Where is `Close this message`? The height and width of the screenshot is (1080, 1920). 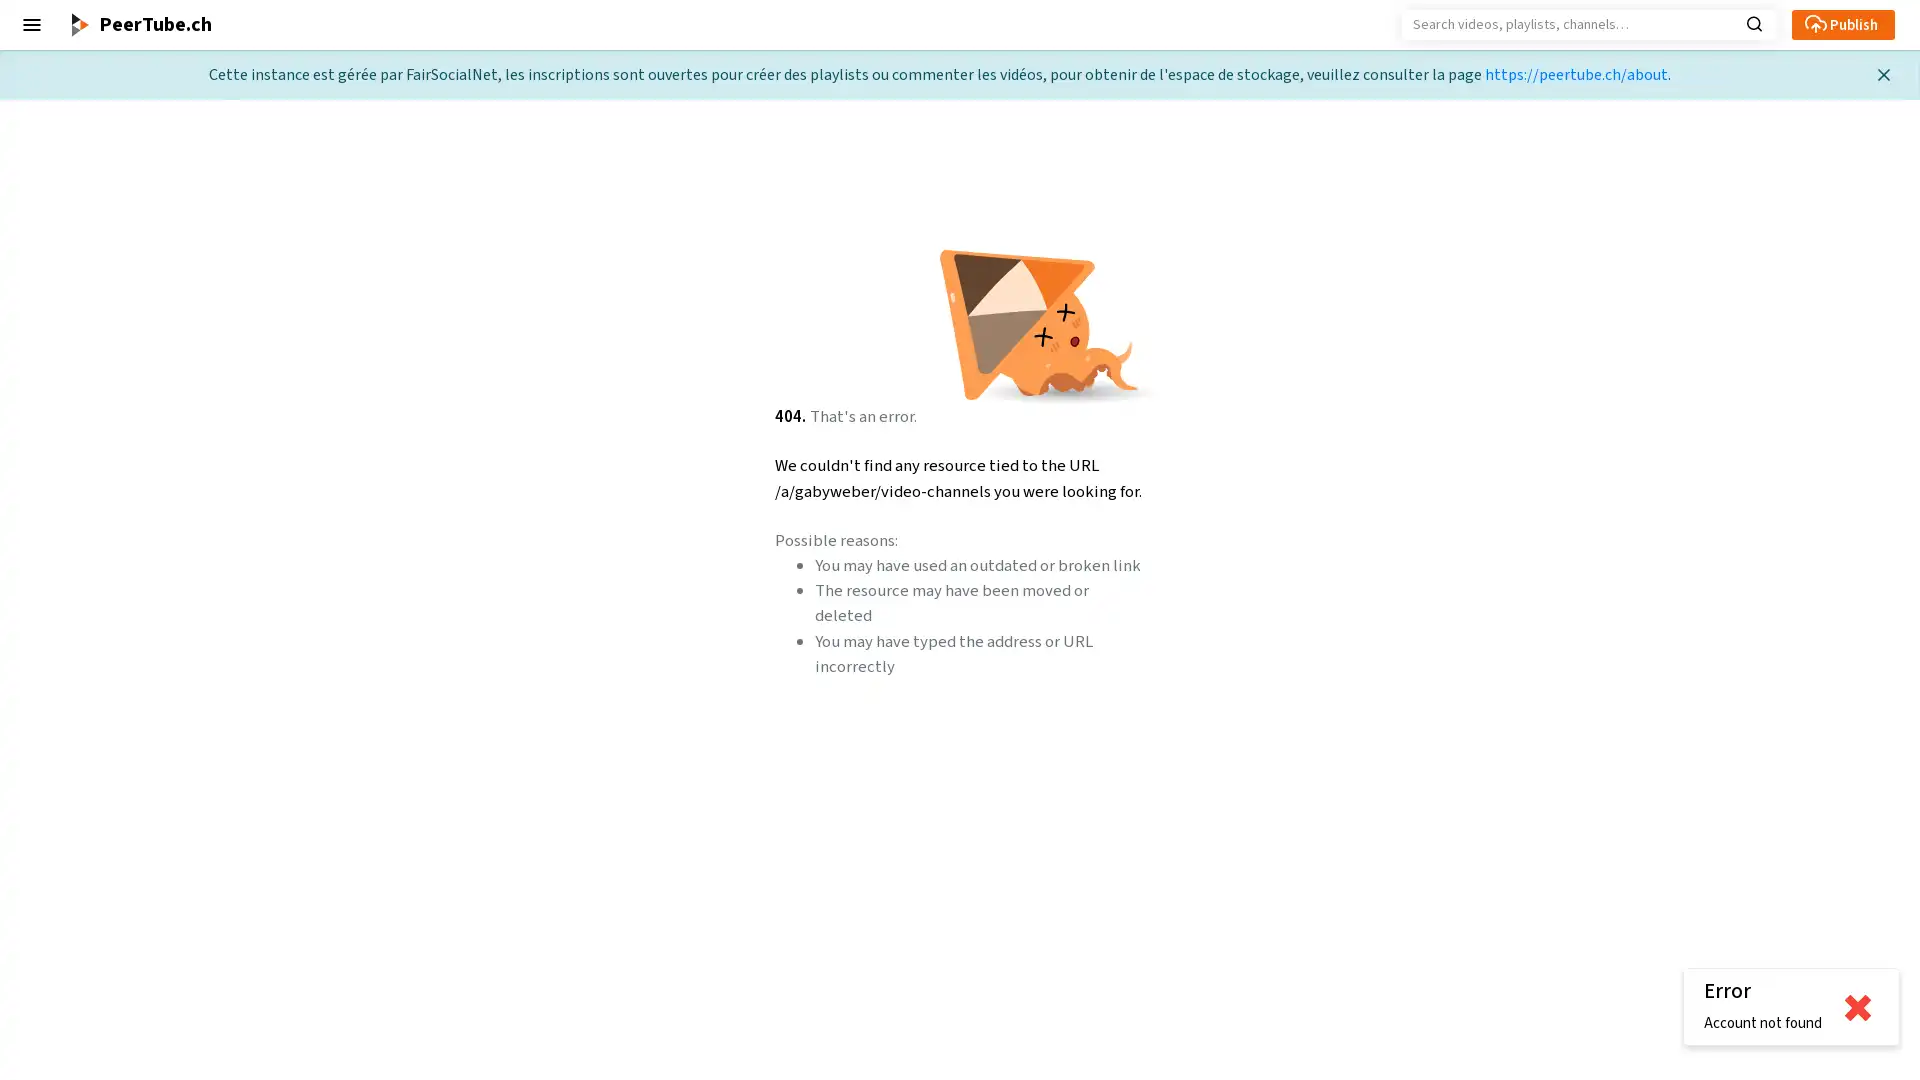 Close this message is located at coordinates (1882, 73).